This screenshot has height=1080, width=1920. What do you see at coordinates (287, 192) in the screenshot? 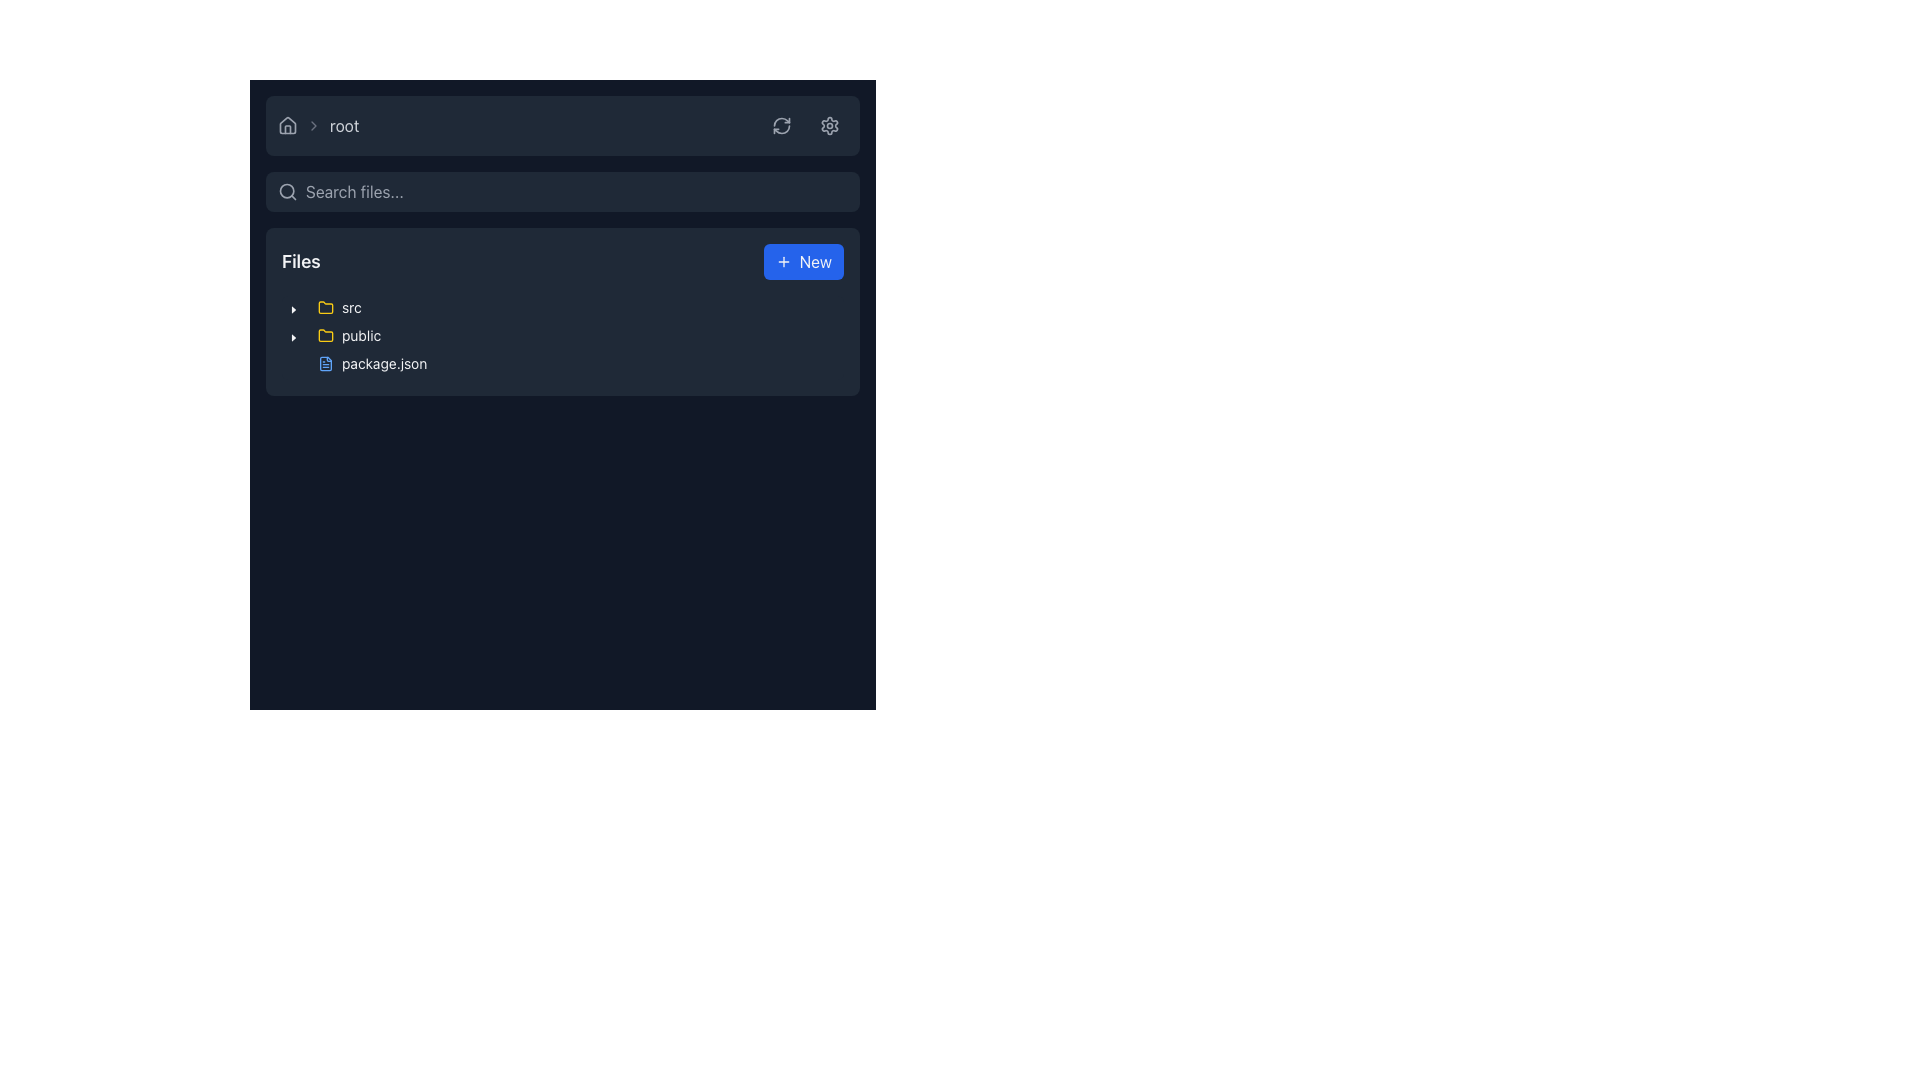
I see `the search icon positioned at the leftmost side of the search input field` at bounding box center [287, 192].